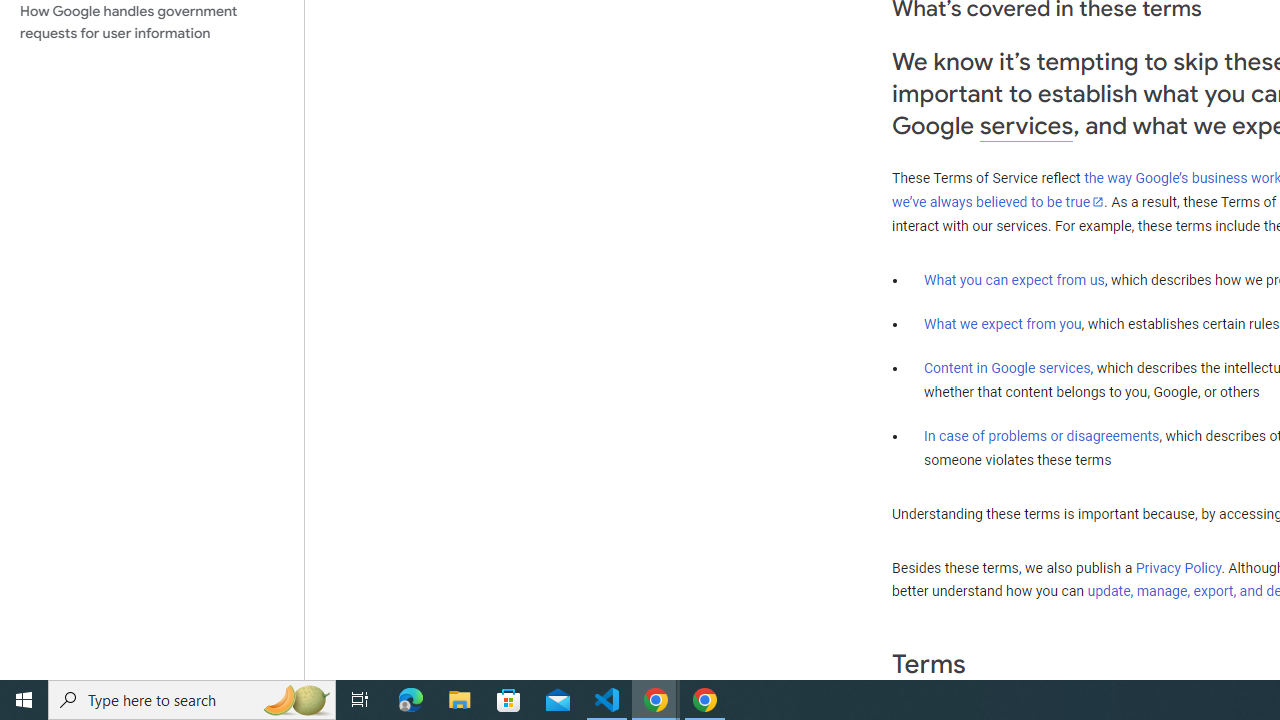  What do you see at coordinates (1178, 567) in the screenshot?
I see `'Privacy Policy'` at bounding box center [1178, 567].